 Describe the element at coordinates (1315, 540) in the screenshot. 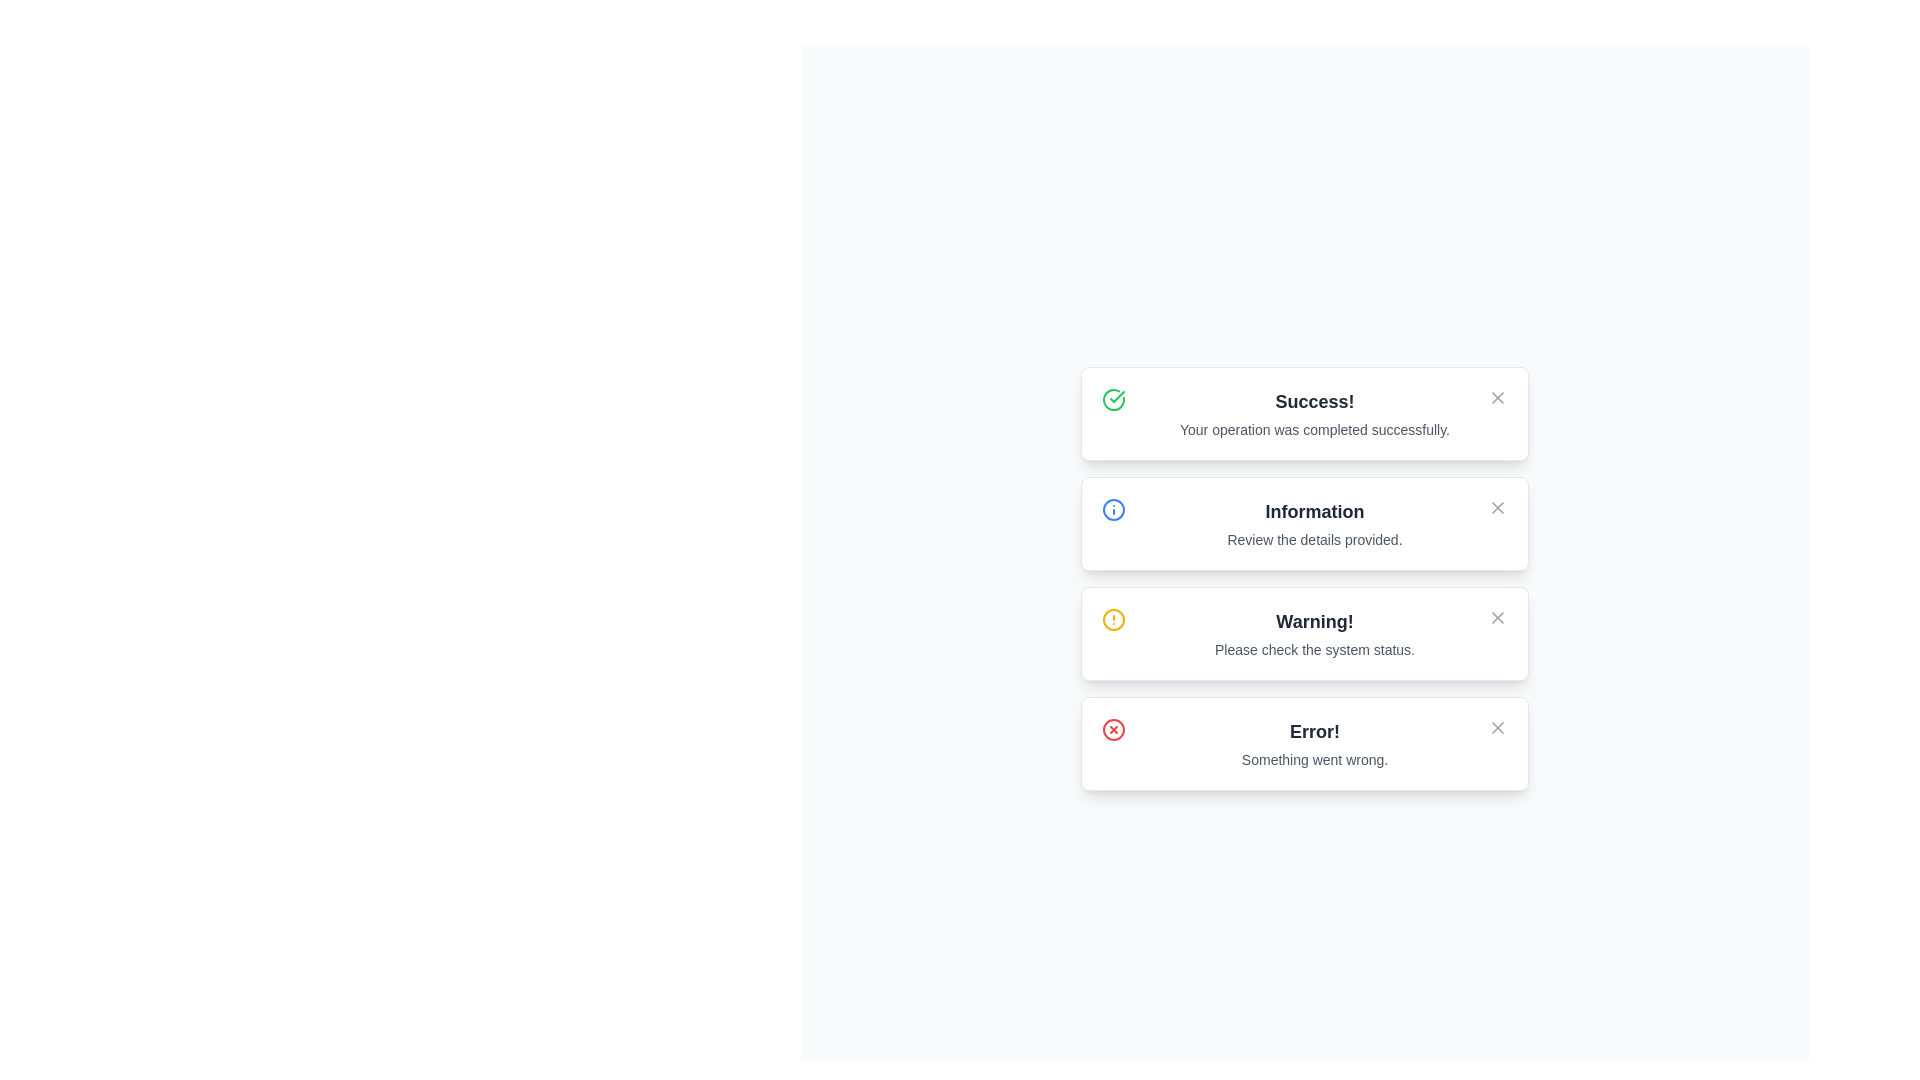

I see `the text label displaying 'Review the details provided.' which is located below the 'Information' section in the second card from the top` at that location.